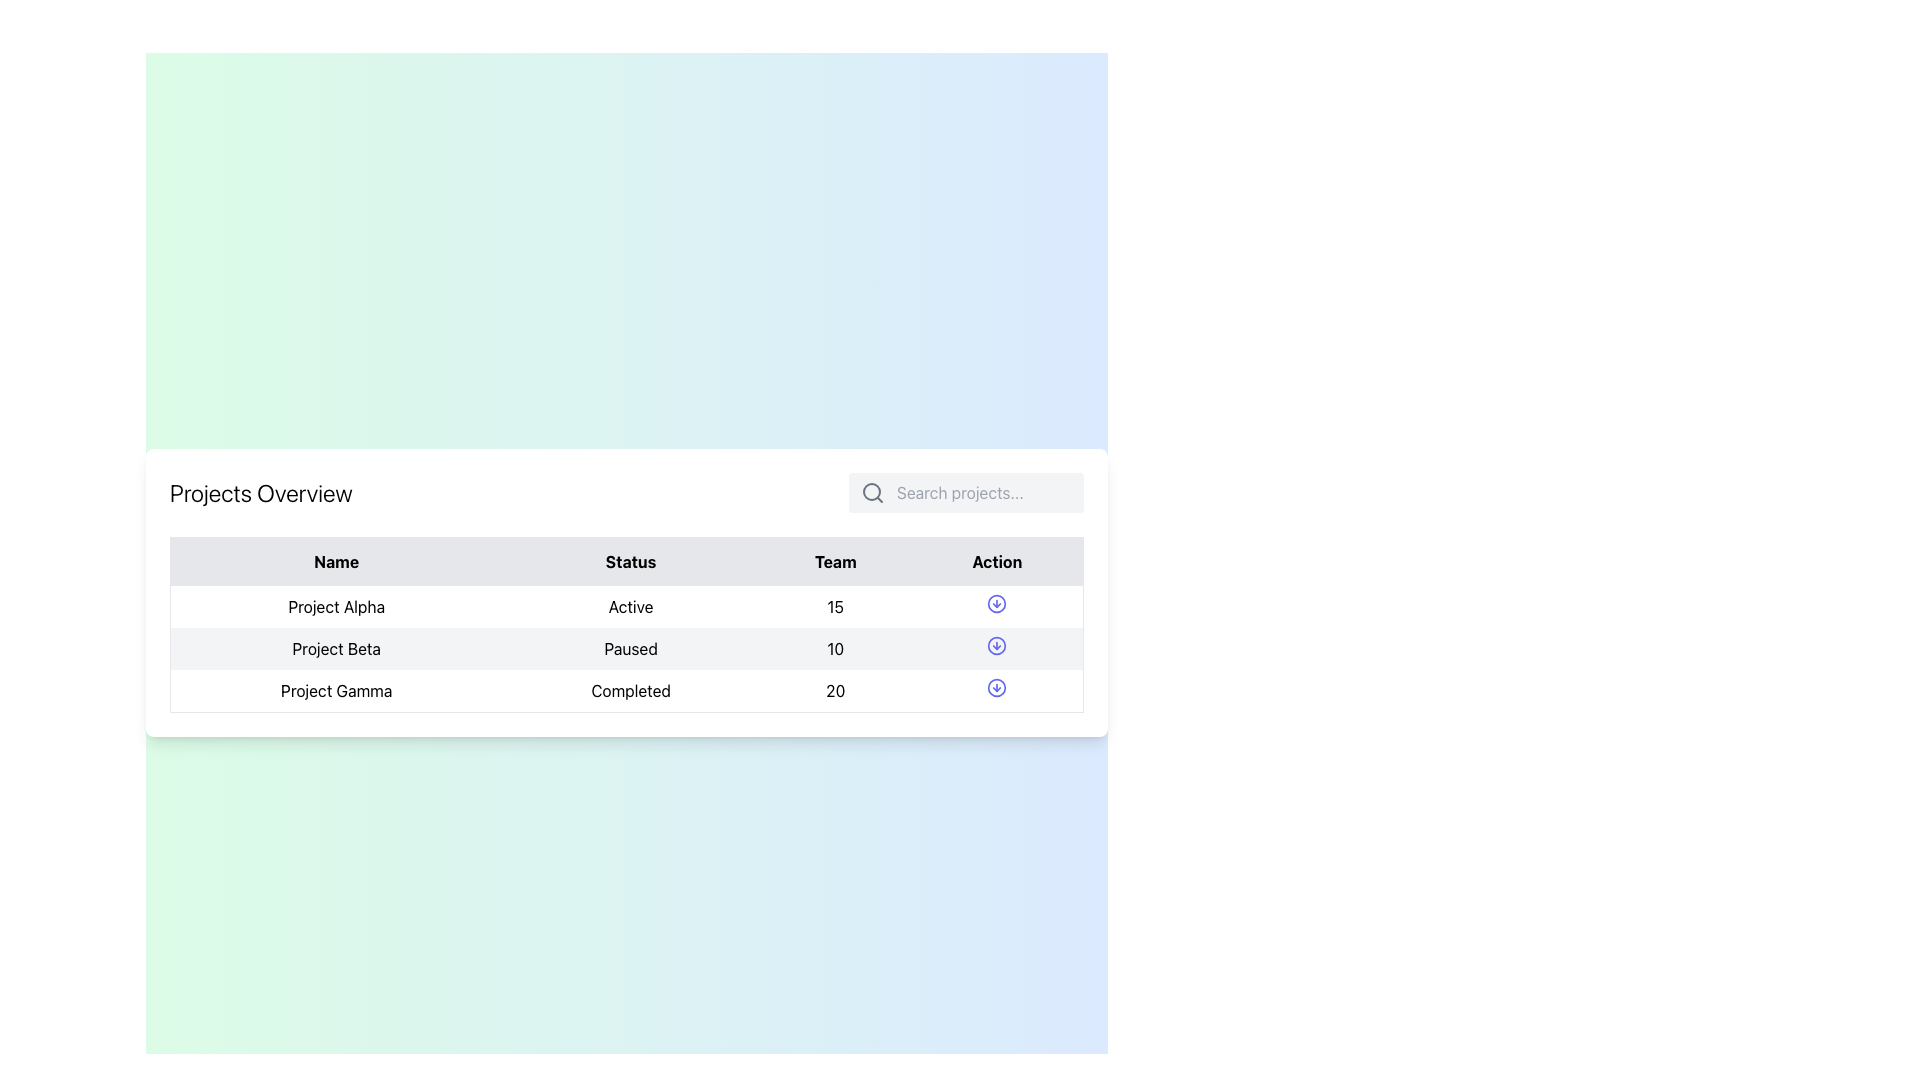 Image resolution: width=1920 pixels, height=1080 pixels. What do you see at coordinates (630, 605) in the screenshot?
I see `text label indicating the current status of 'Project Alpha' in the second column of the first row within the table, located below the 'Status' header` at bounding box center [630, 605].